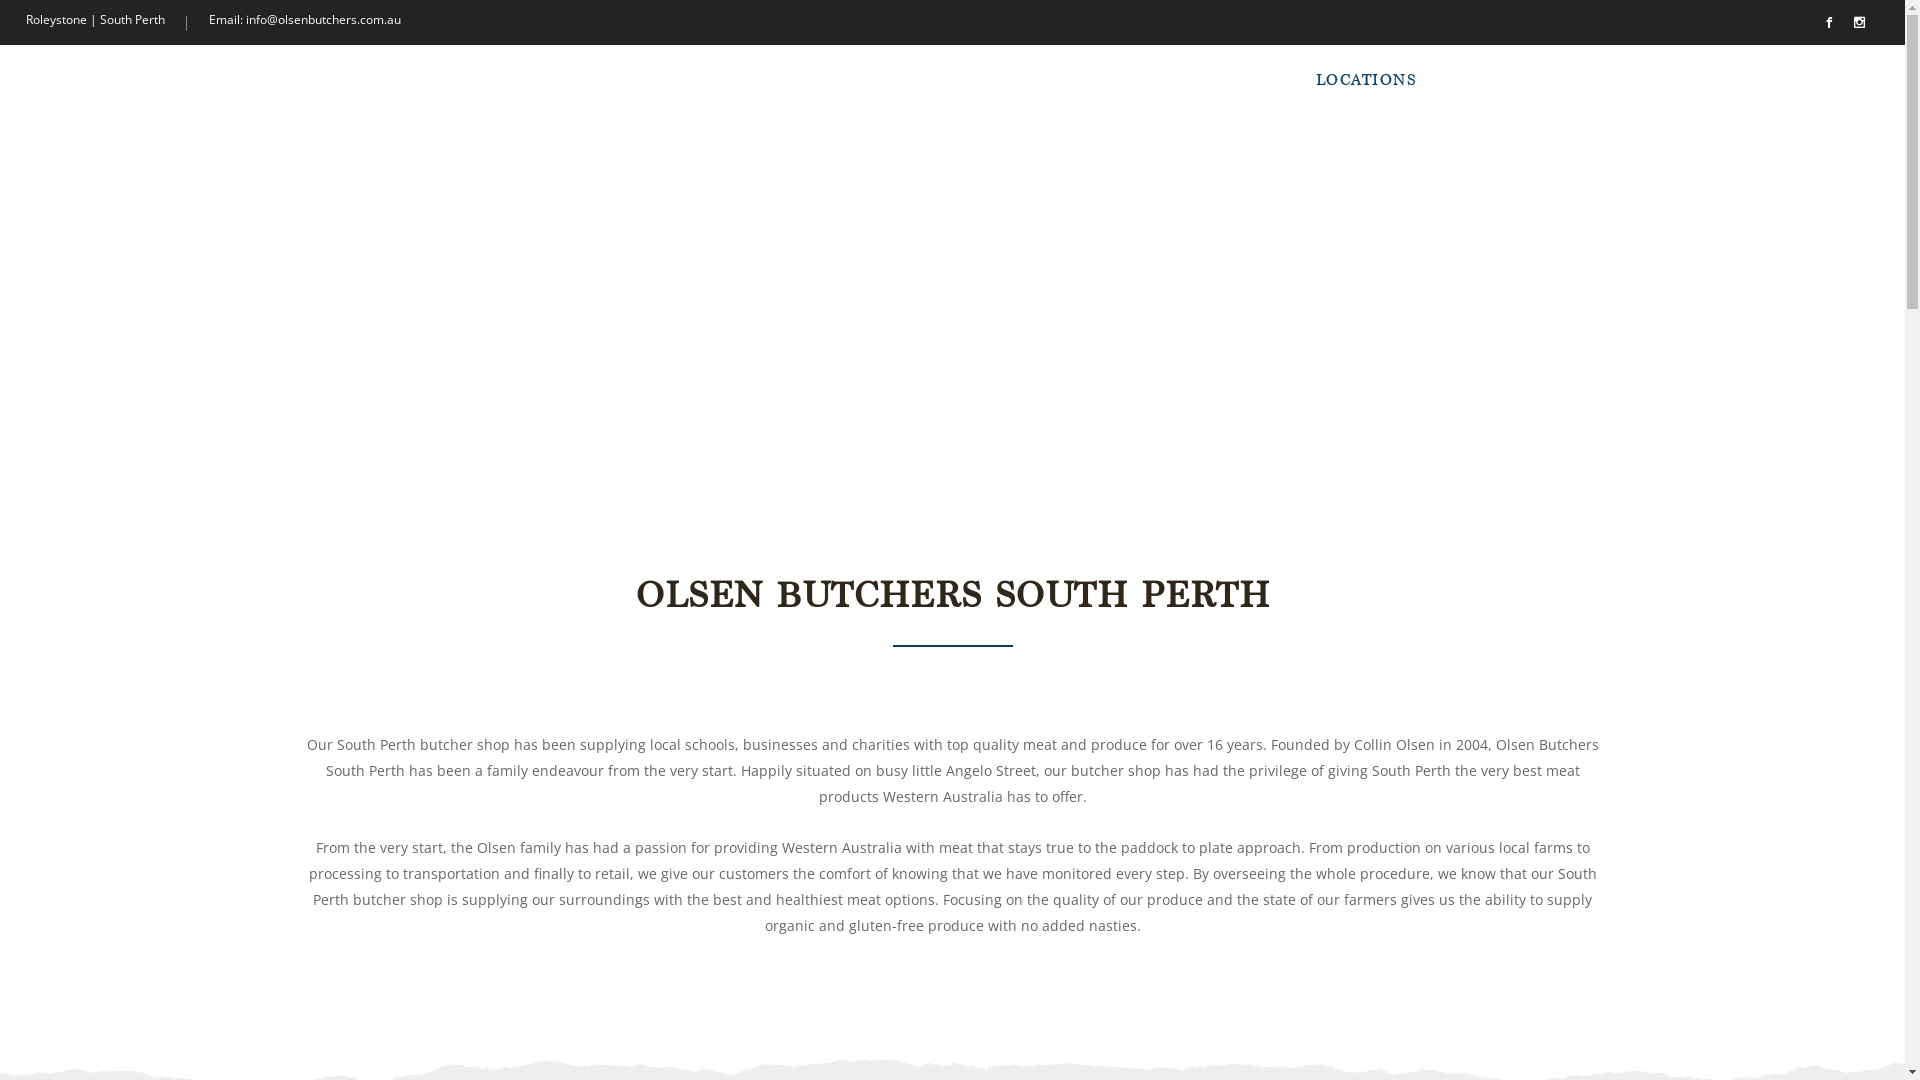  I want to click on 'CAREERS', so click(1549, 78).